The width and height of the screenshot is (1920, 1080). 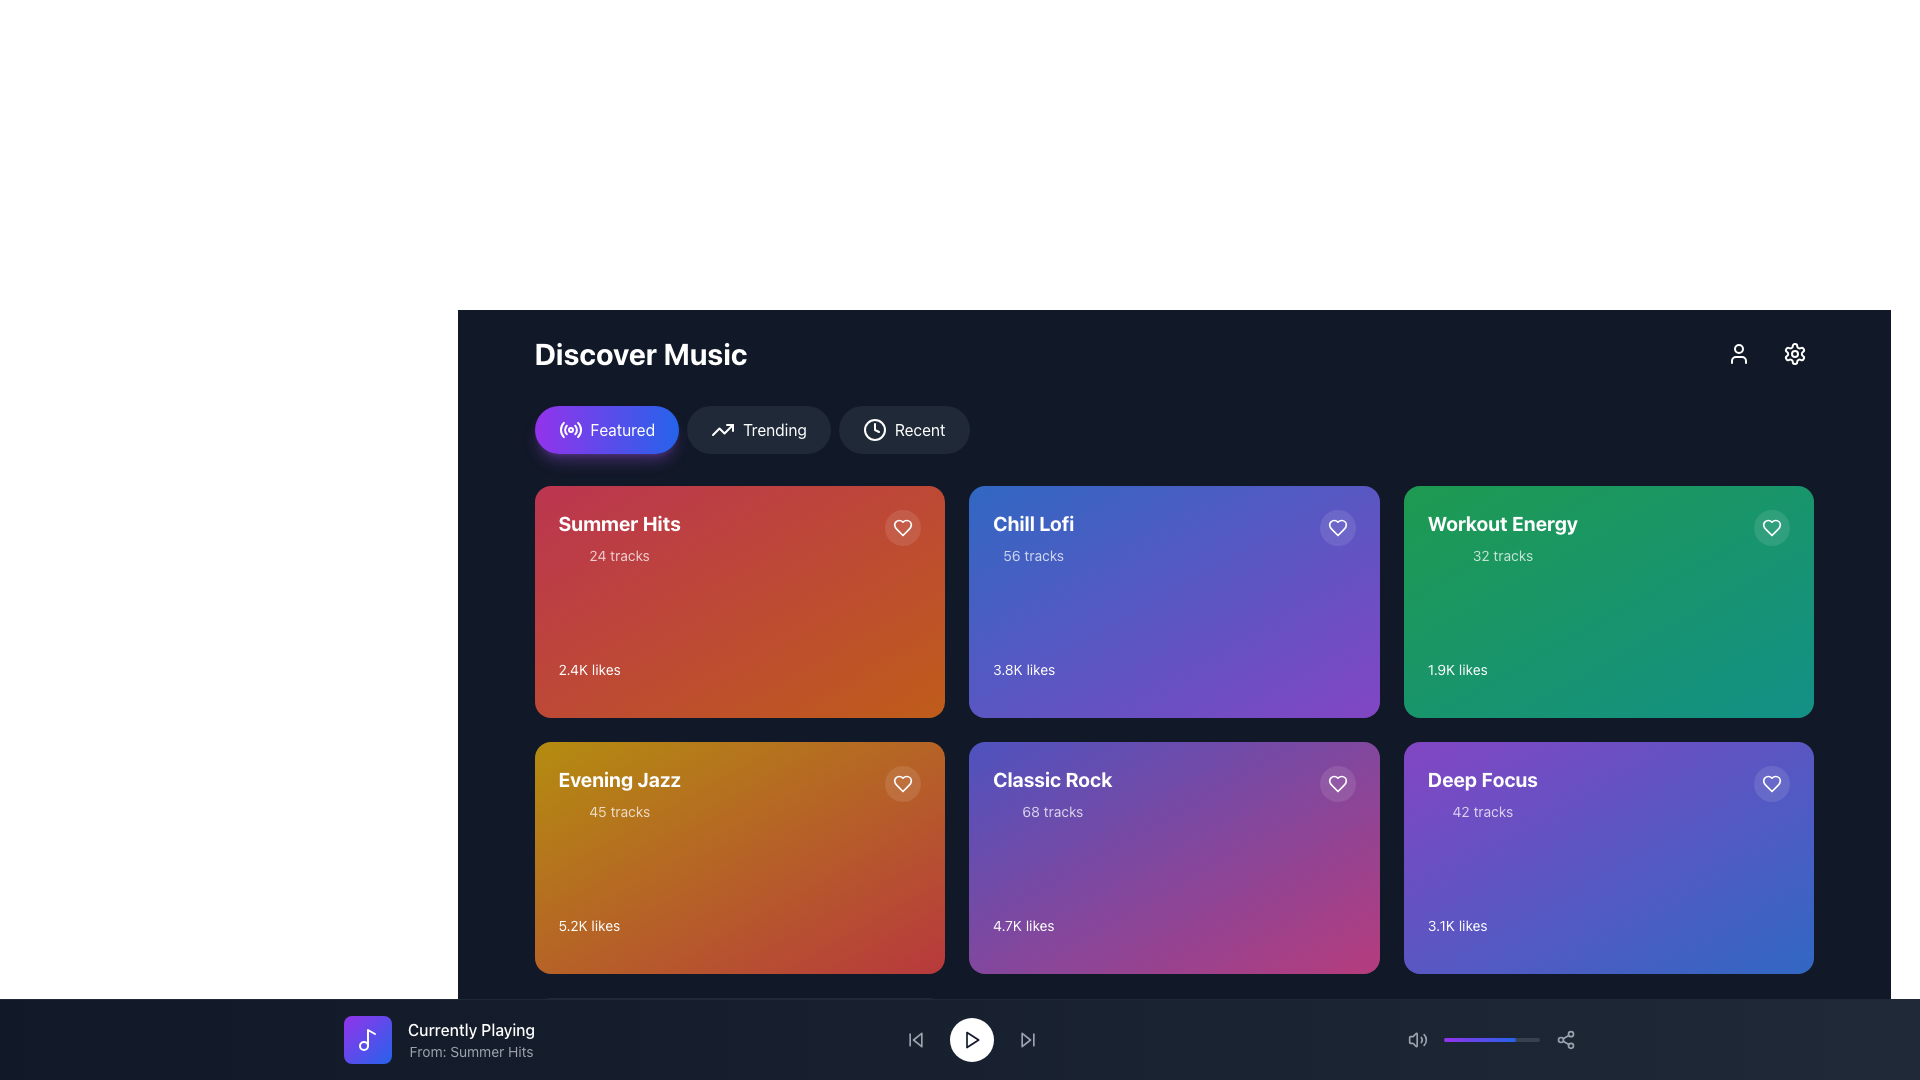 What do you see at coordinates (1051, 778) in the screenshot?
I see `the bold 'Classic Rock' static text label located at the top of the purple gradient card in the bottom row, second column of the grid layout` at bounding box center [1051, 778].